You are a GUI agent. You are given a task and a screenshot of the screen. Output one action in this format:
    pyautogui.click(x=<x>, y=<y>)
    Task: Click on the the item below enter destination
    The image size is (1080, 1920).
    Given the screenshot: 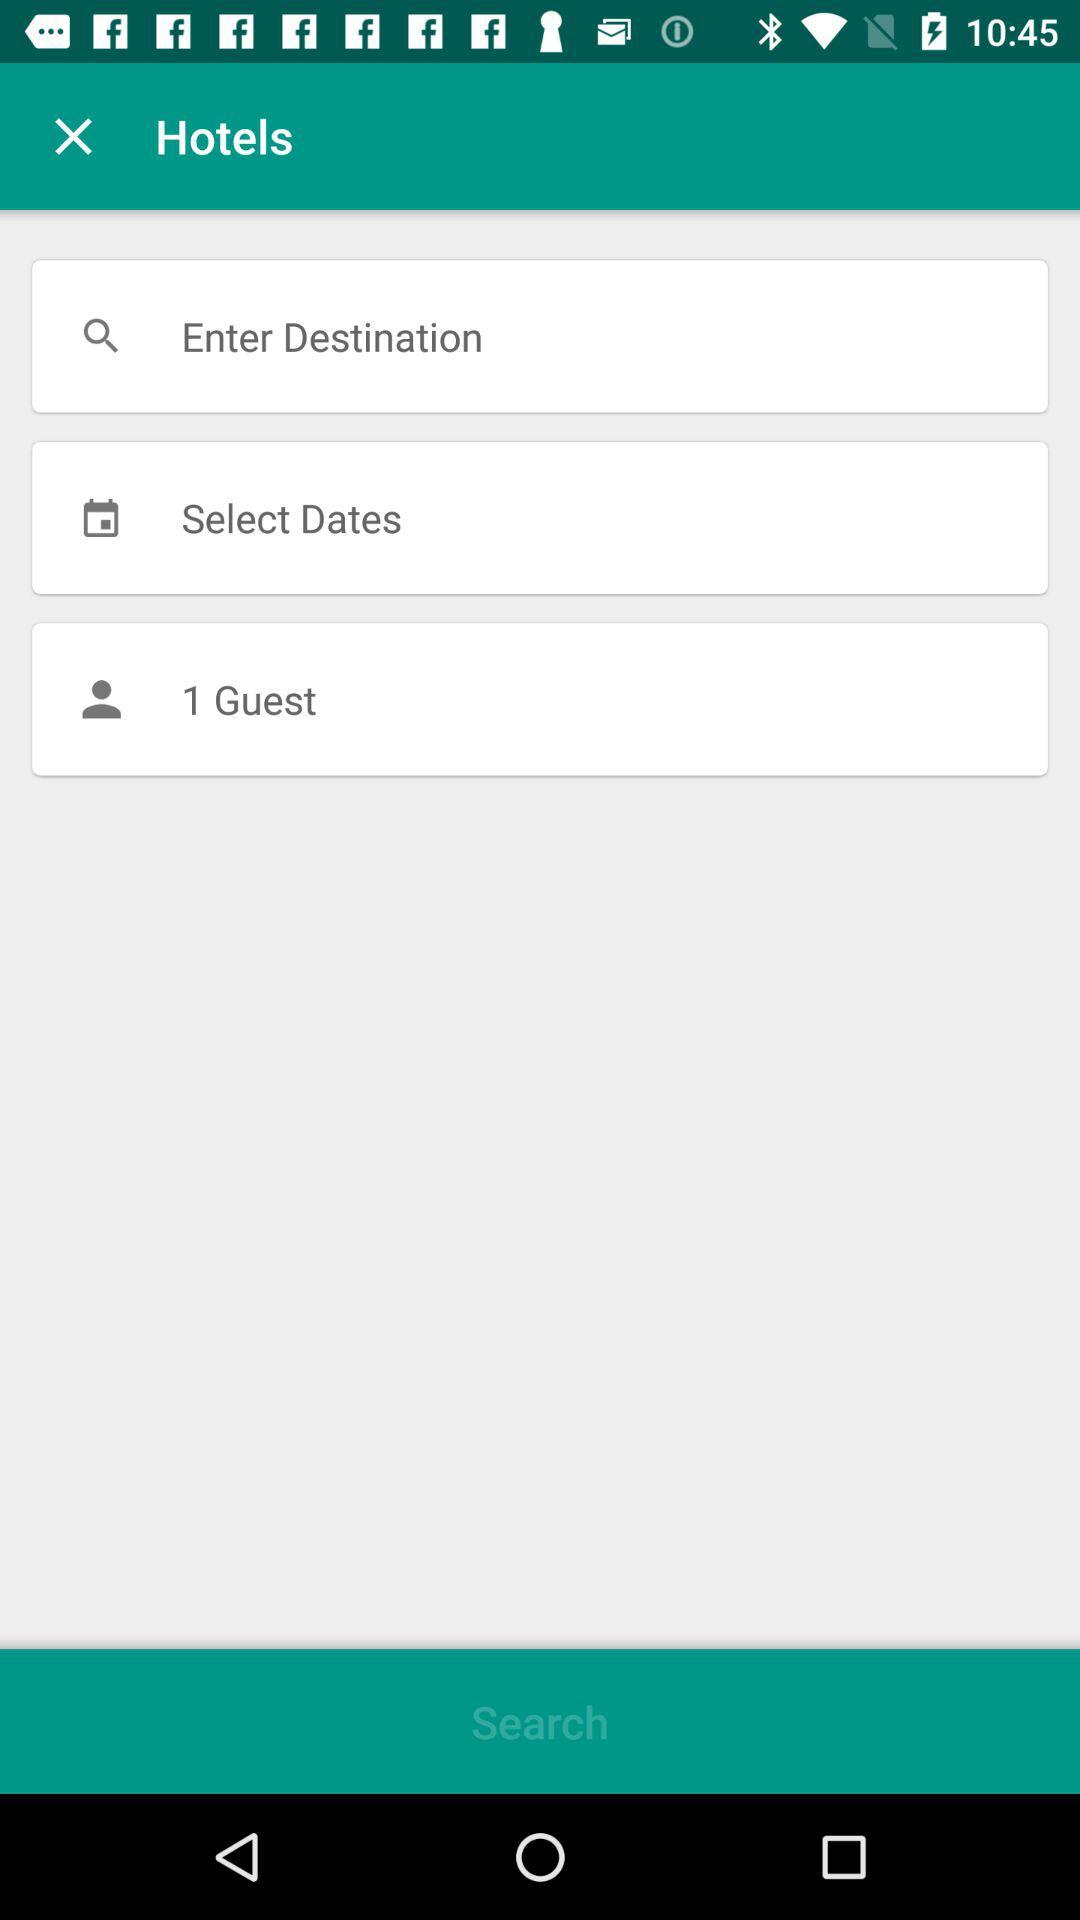 What is the action you would take?
    pyautogui.click(x=540, y=517)
    